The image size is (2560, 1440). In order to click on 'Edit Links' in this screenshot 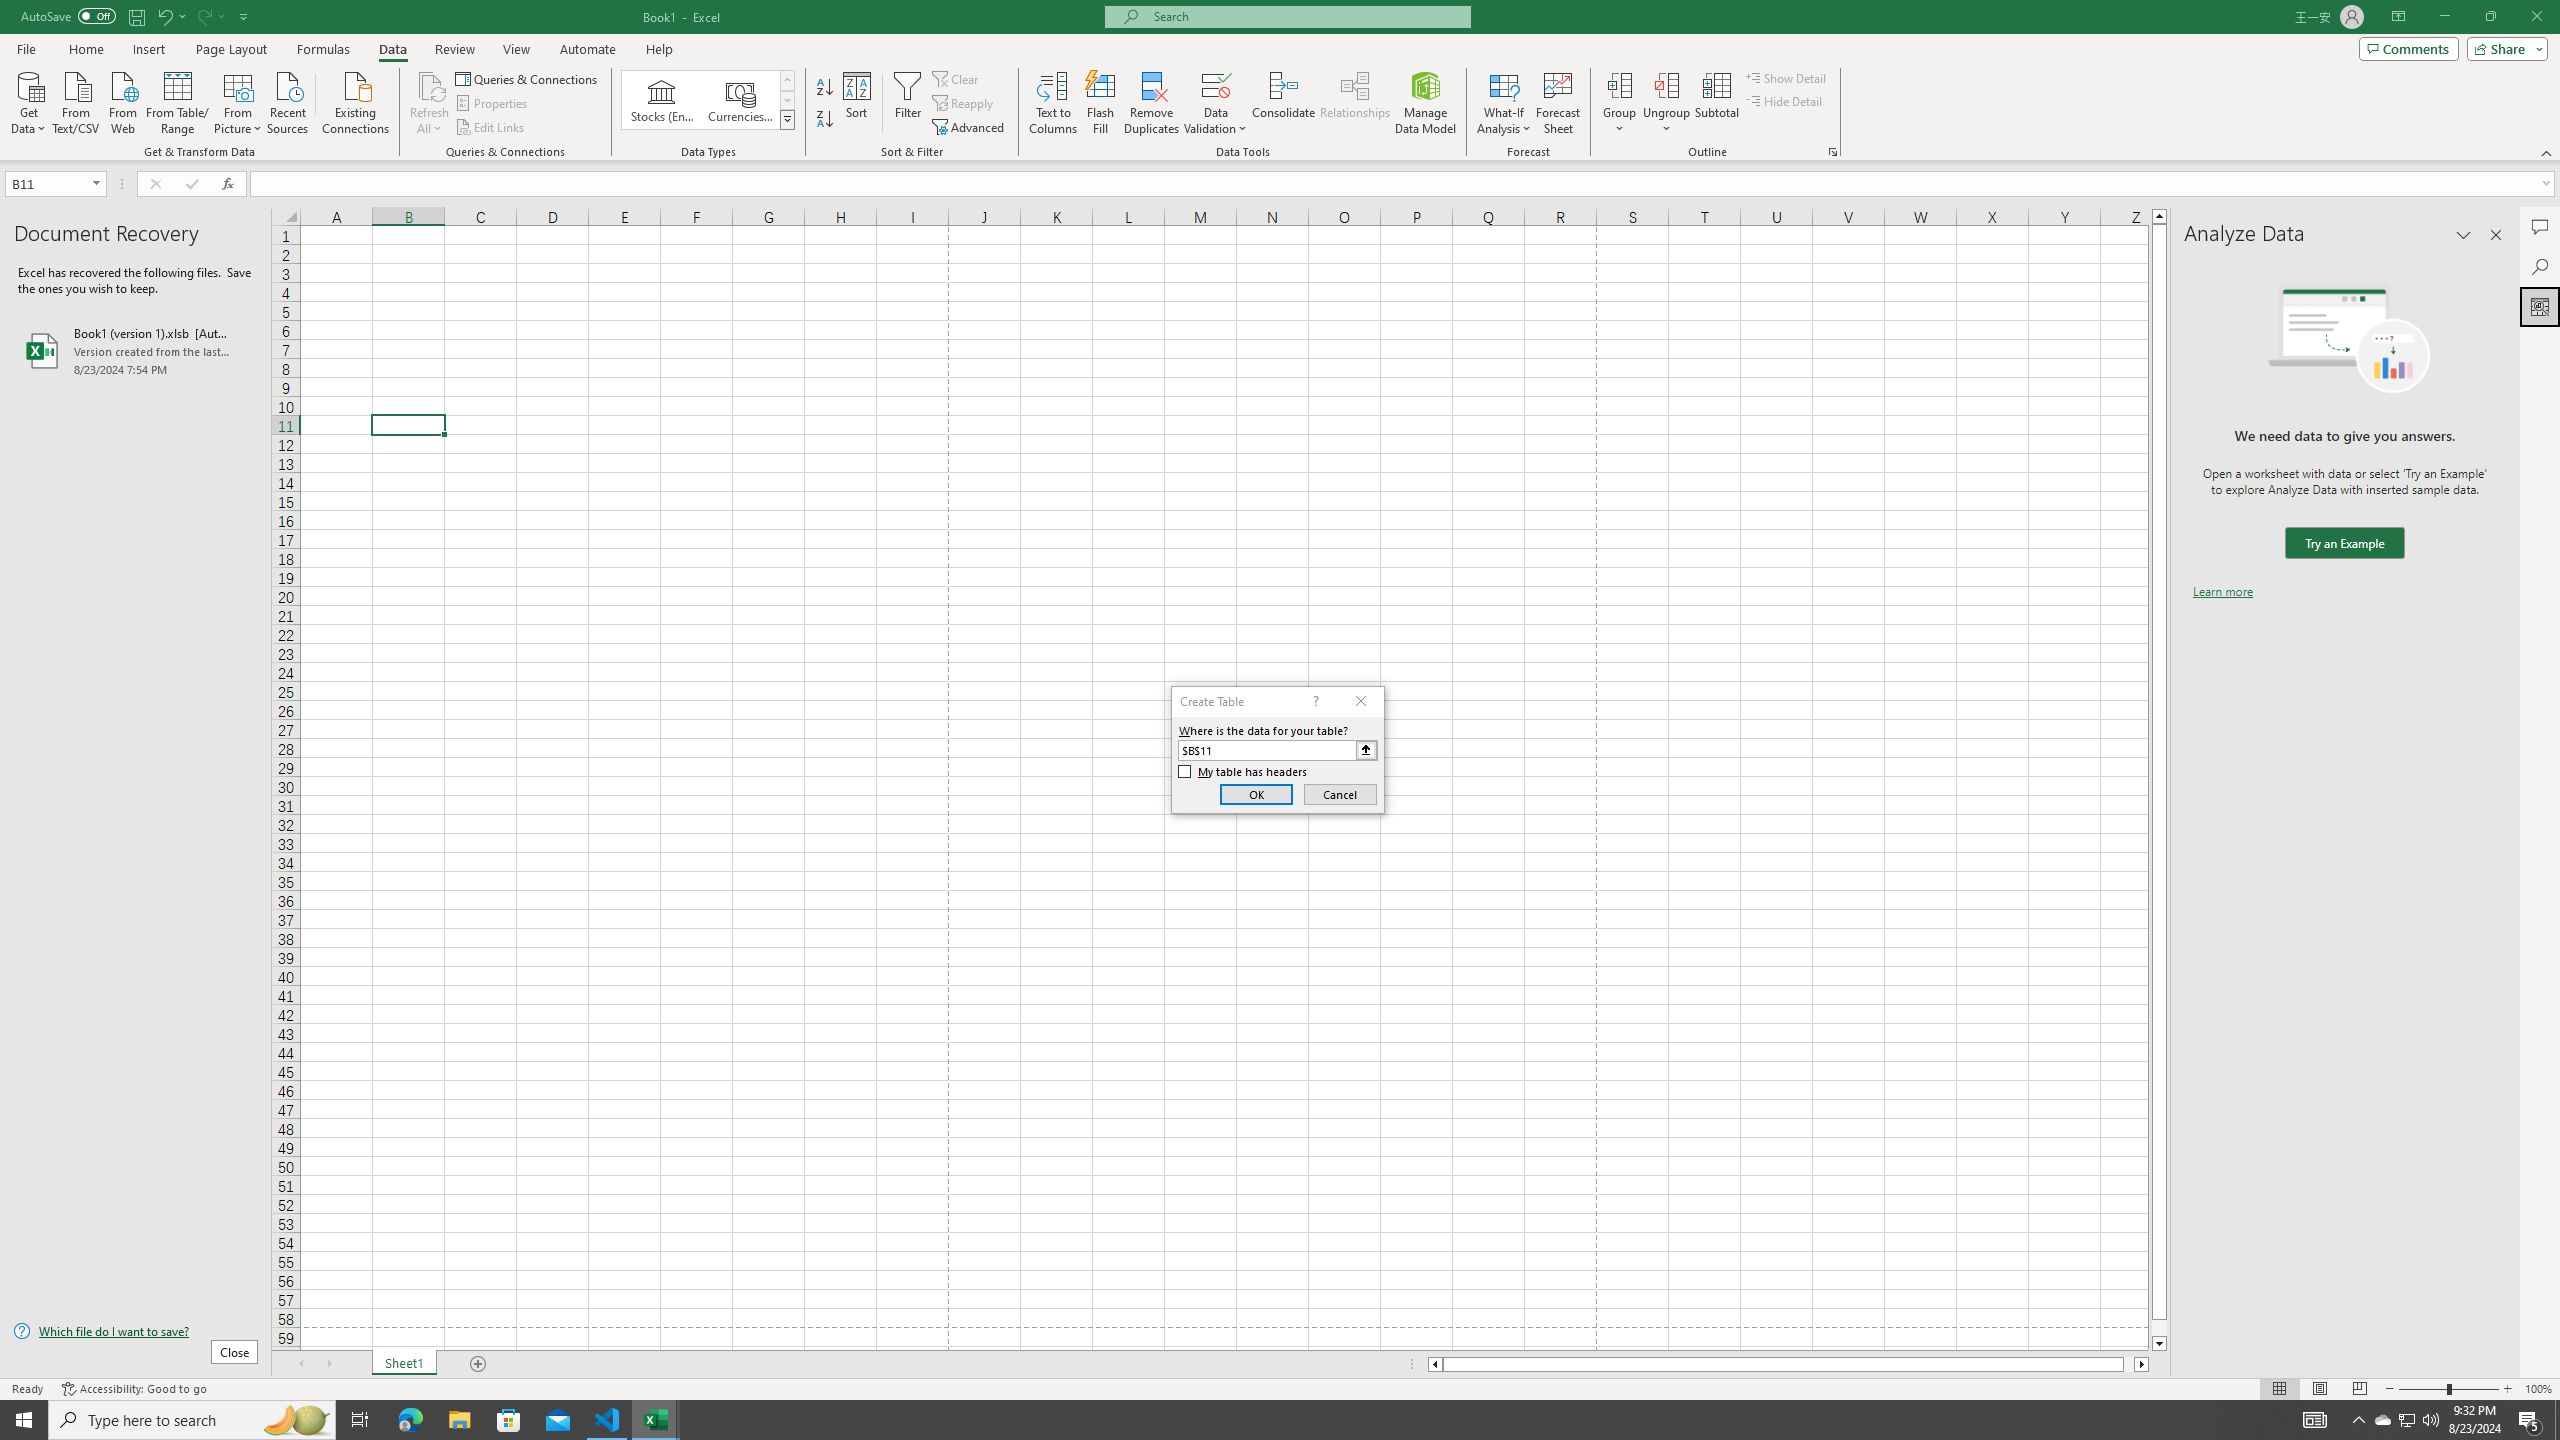, I will do `click(490, 127)`.